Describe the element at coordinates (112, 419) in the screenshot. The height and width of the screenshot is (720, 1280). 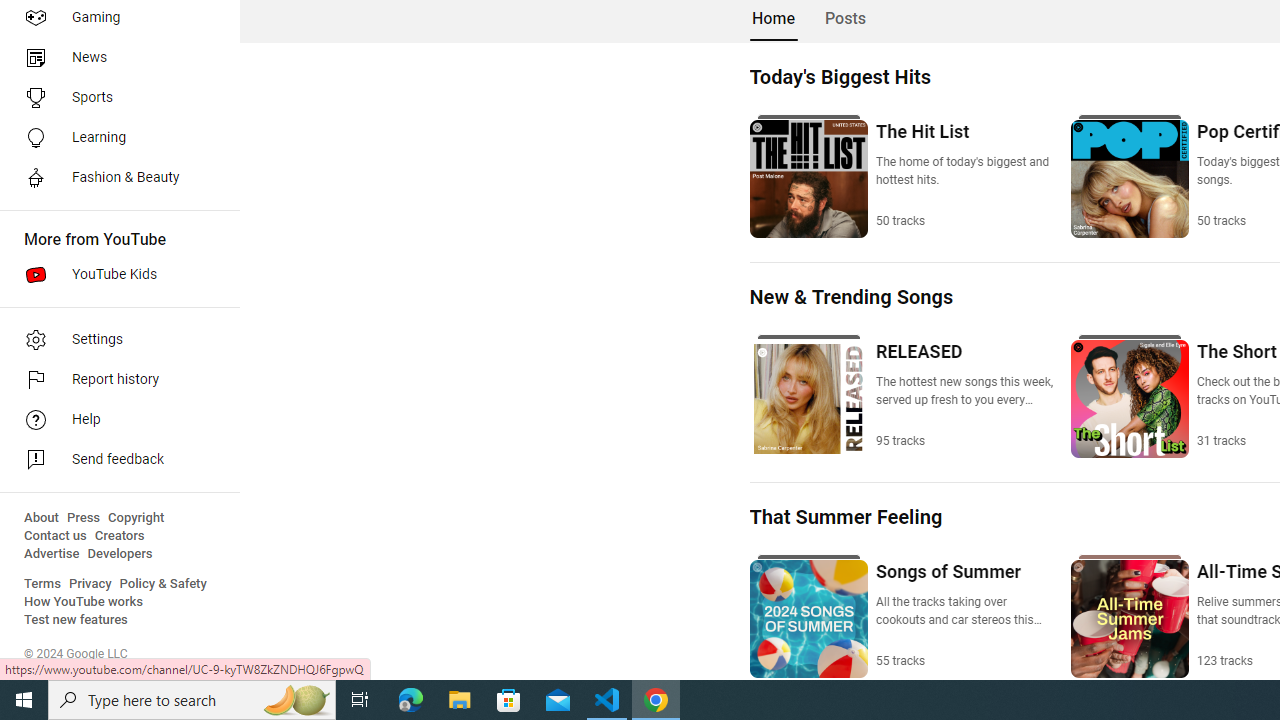
I see `'Help'` at that location.